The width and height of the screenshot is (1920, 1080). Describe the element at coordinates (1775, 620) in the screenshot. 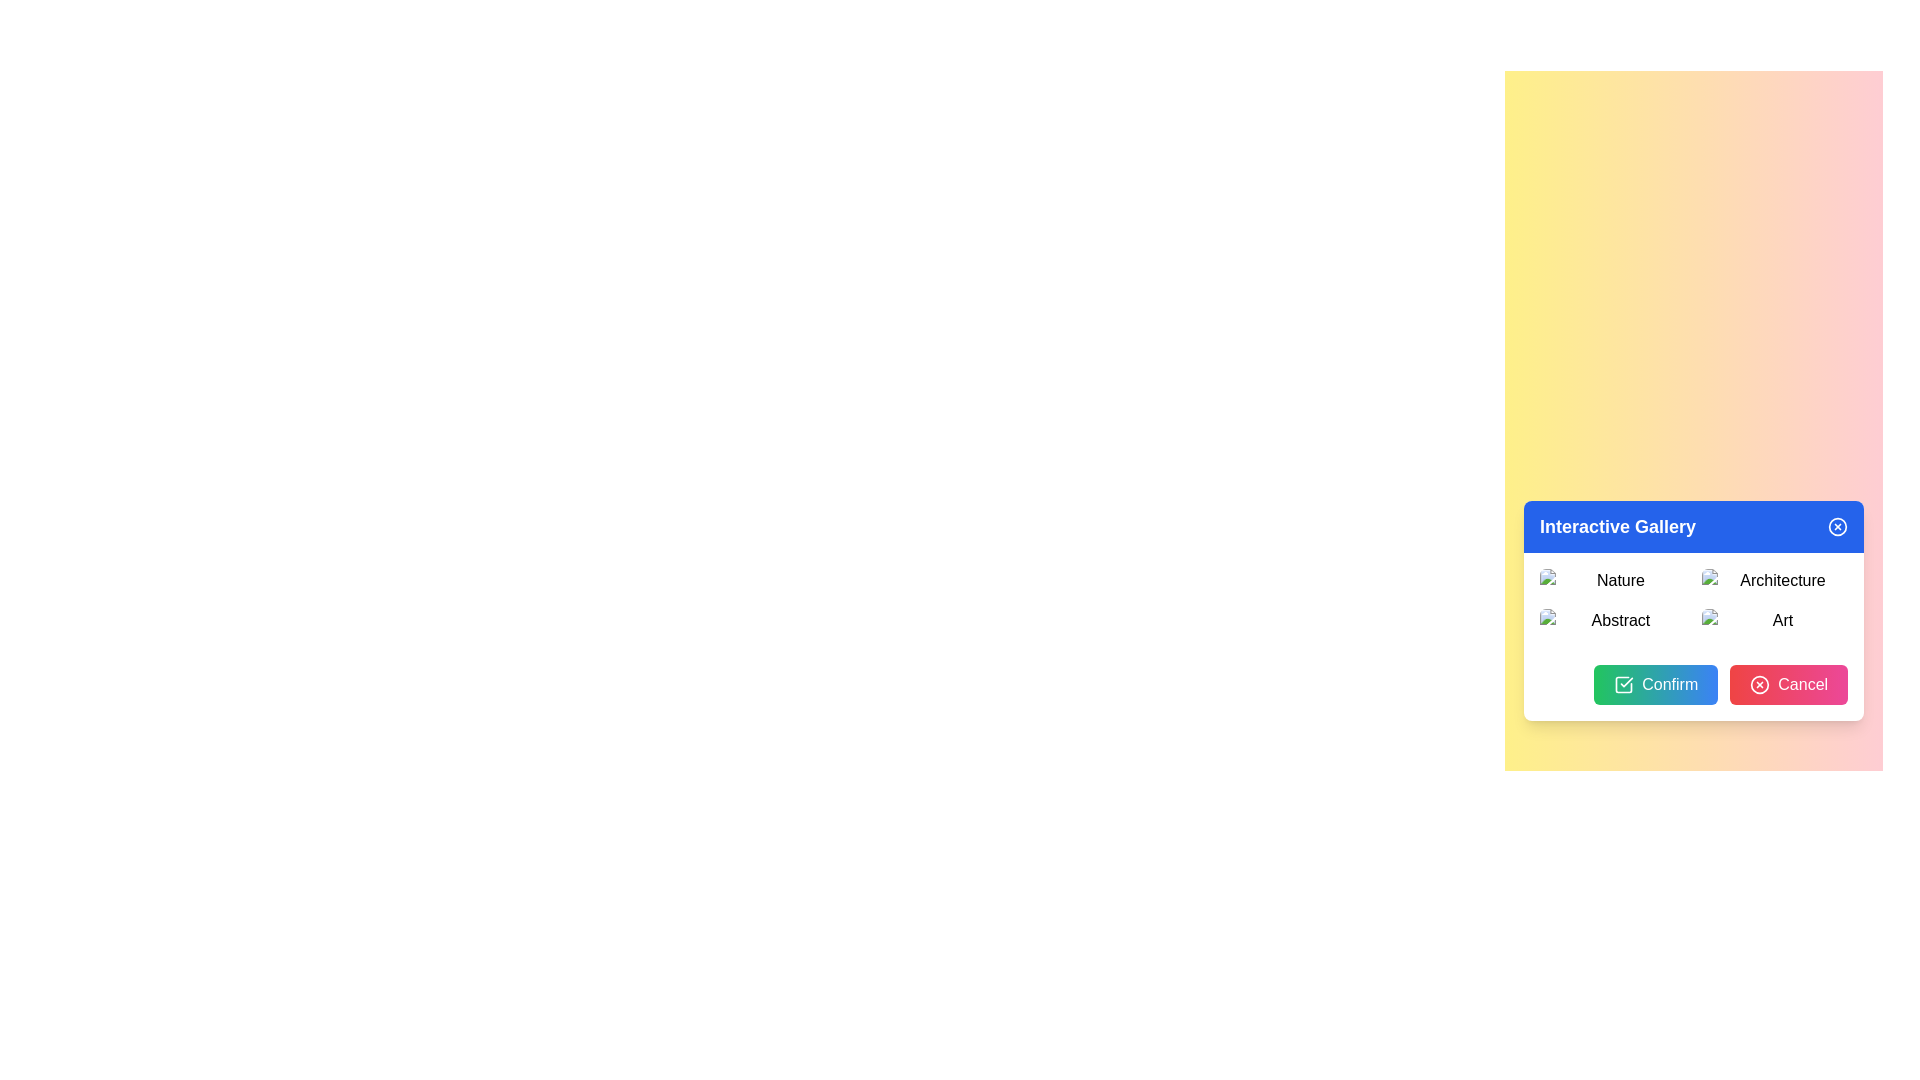

I see `text content of the label displaying the word 'Art' in the 'Interactive Gallery' dialog box, which is the fourth label in a group of icons` at that location.